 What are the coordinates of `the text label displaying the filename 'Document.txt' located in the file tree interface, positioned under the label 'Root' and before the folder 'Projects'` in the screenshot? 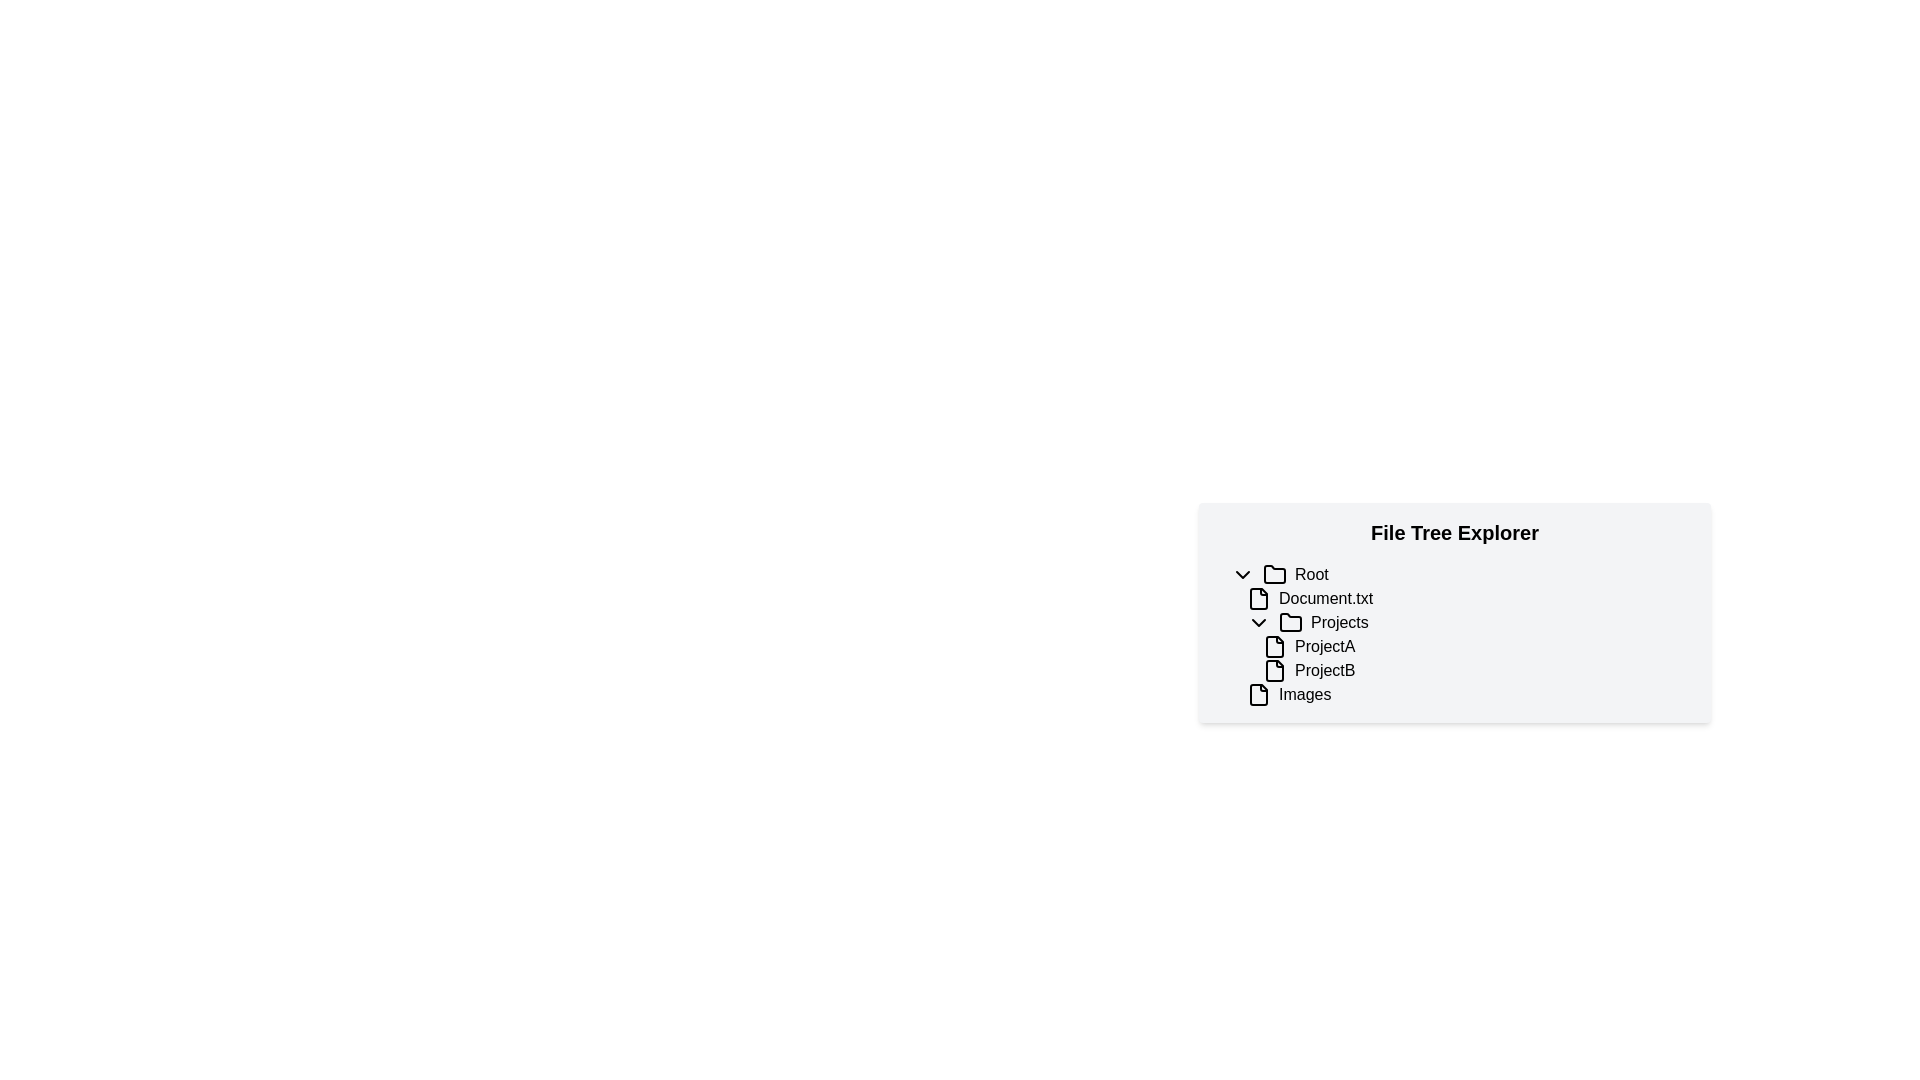 It's located at (1325, 597).